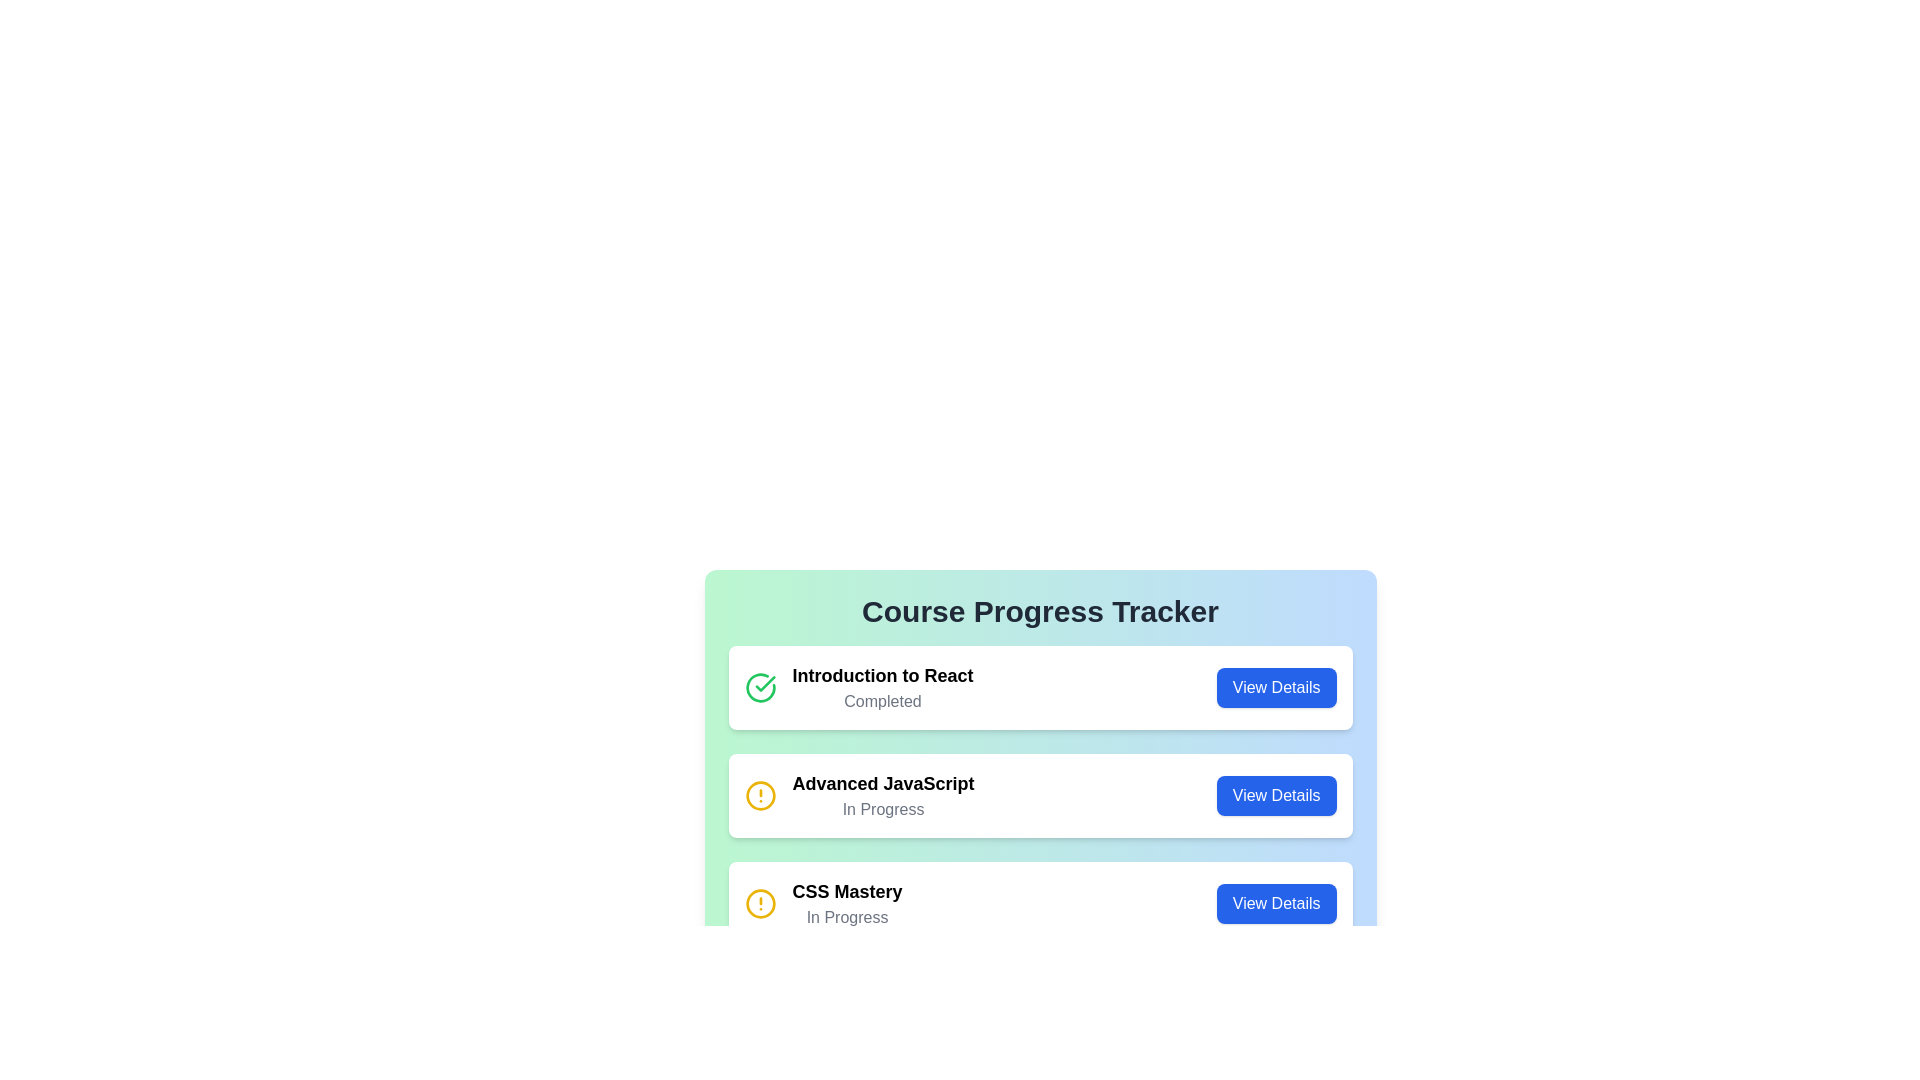 This screenshot has width=1920, height=1080. What do you see at coordinates (882, 782) in the screenshot?
I see `the bold, large-sized text reading 'Advanced JavaScript', which is styled prominently with a black serif font and located in the second item of the vertical list under 'Course Progress Tracker'` at bounding box center [882, 782].